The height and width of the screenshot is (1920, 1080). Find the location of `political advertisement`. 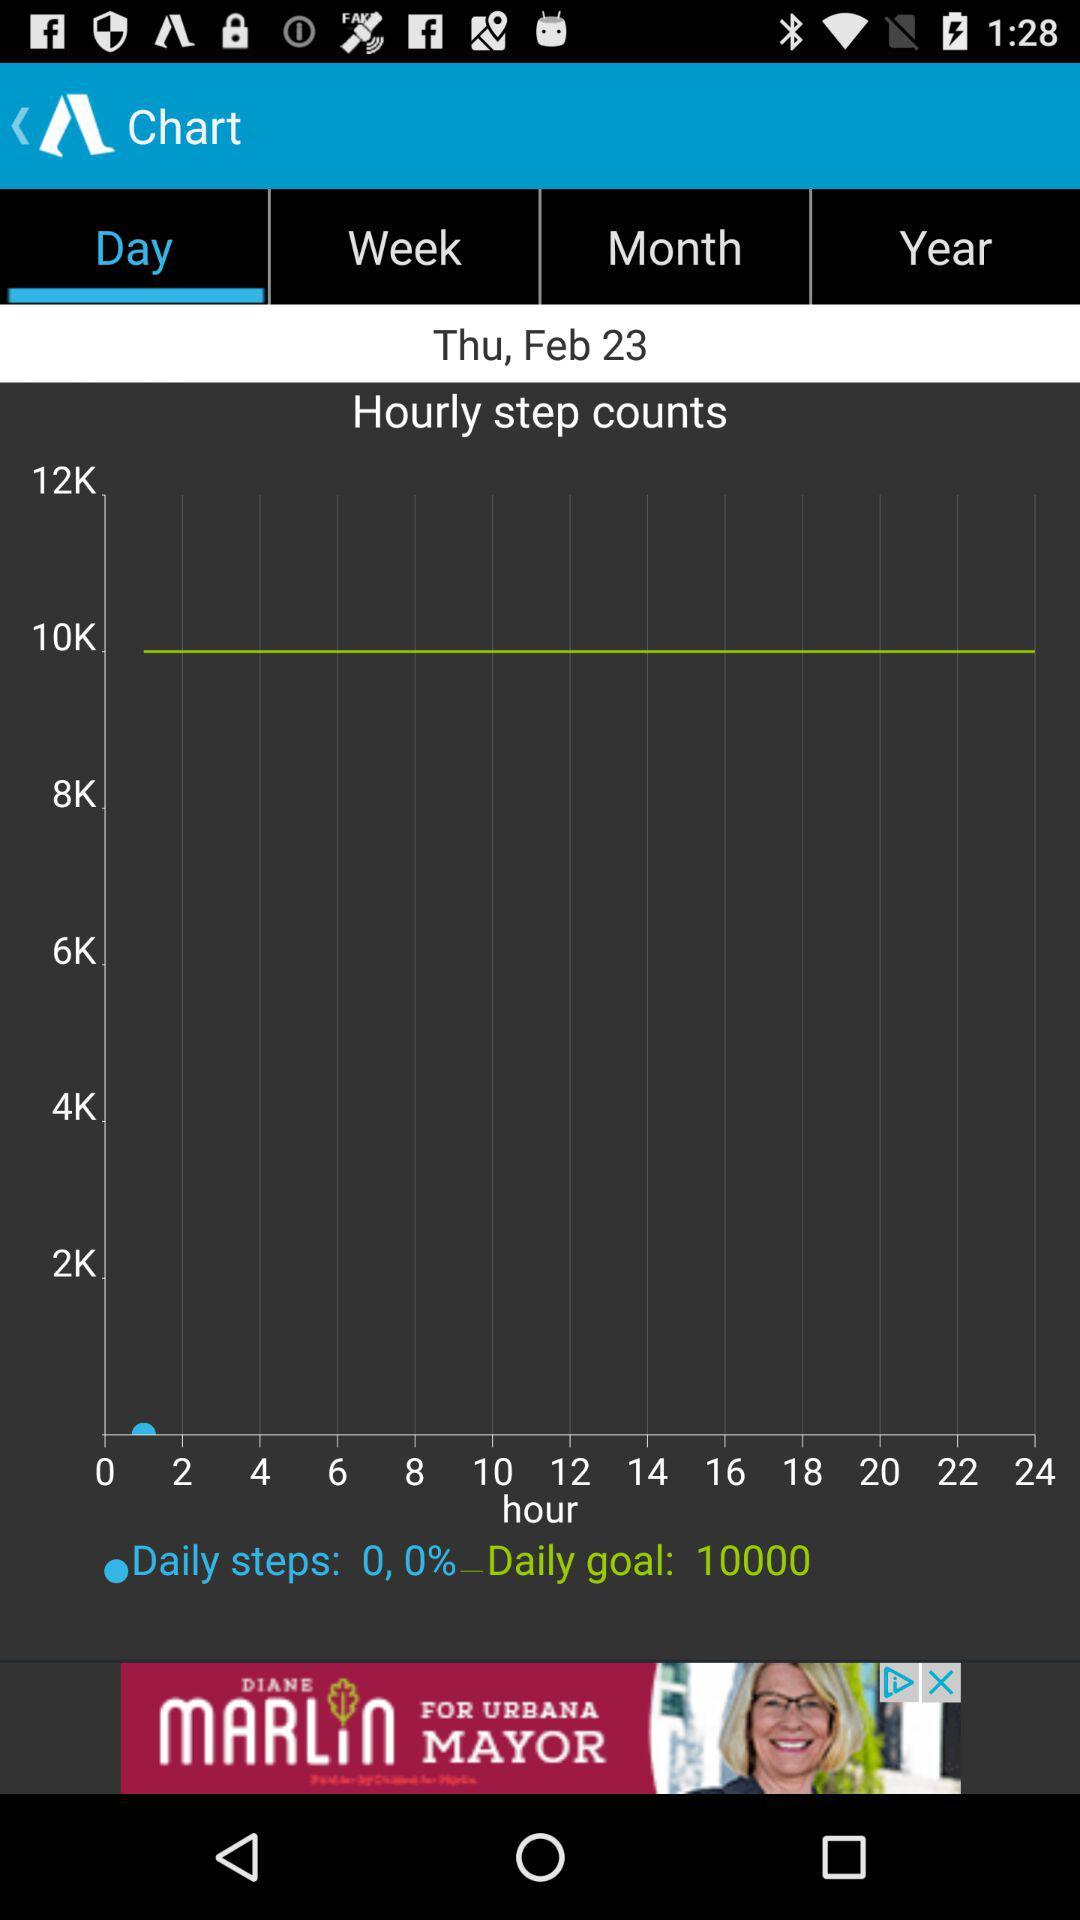

political advertisement is located at coordinates (540, 1727).